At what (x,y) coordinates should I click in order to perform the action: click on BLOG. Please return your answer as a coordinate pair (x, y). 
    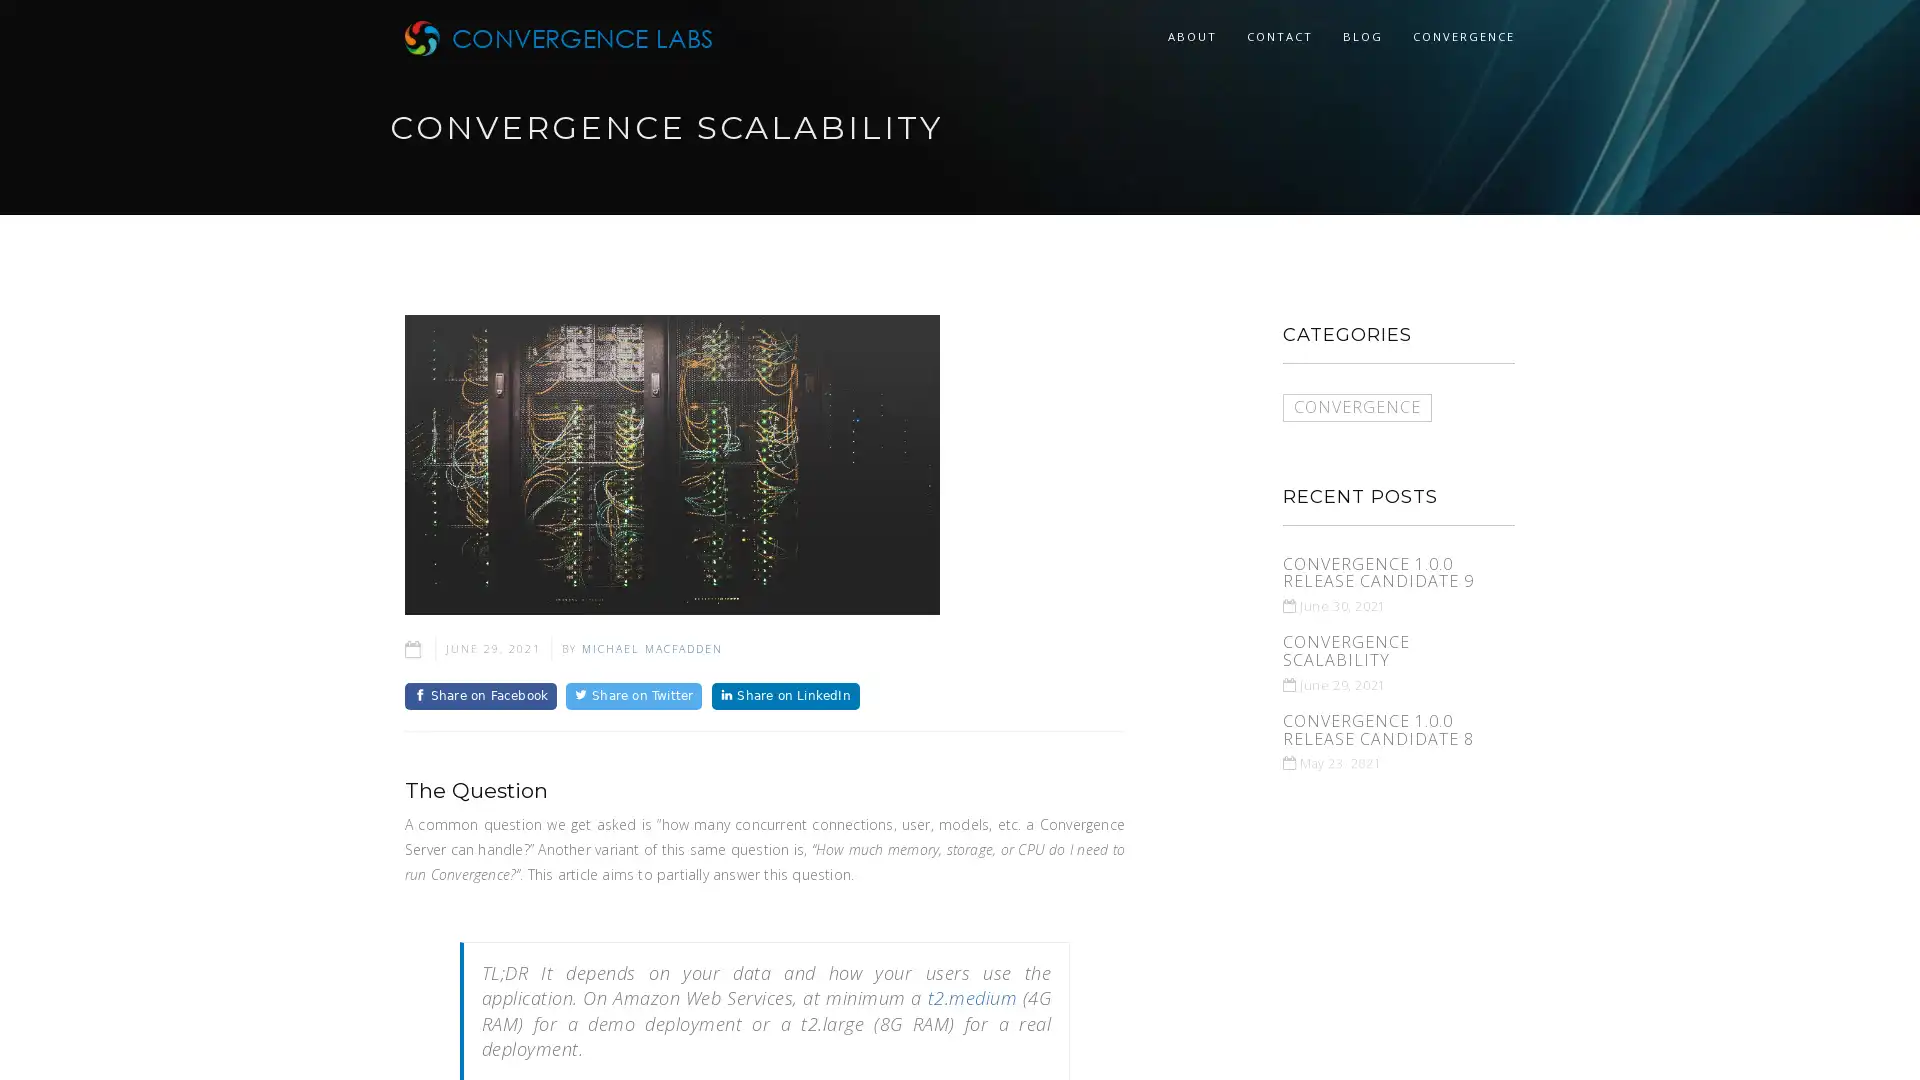
    Looking at the image, I should click on (1362, 37).